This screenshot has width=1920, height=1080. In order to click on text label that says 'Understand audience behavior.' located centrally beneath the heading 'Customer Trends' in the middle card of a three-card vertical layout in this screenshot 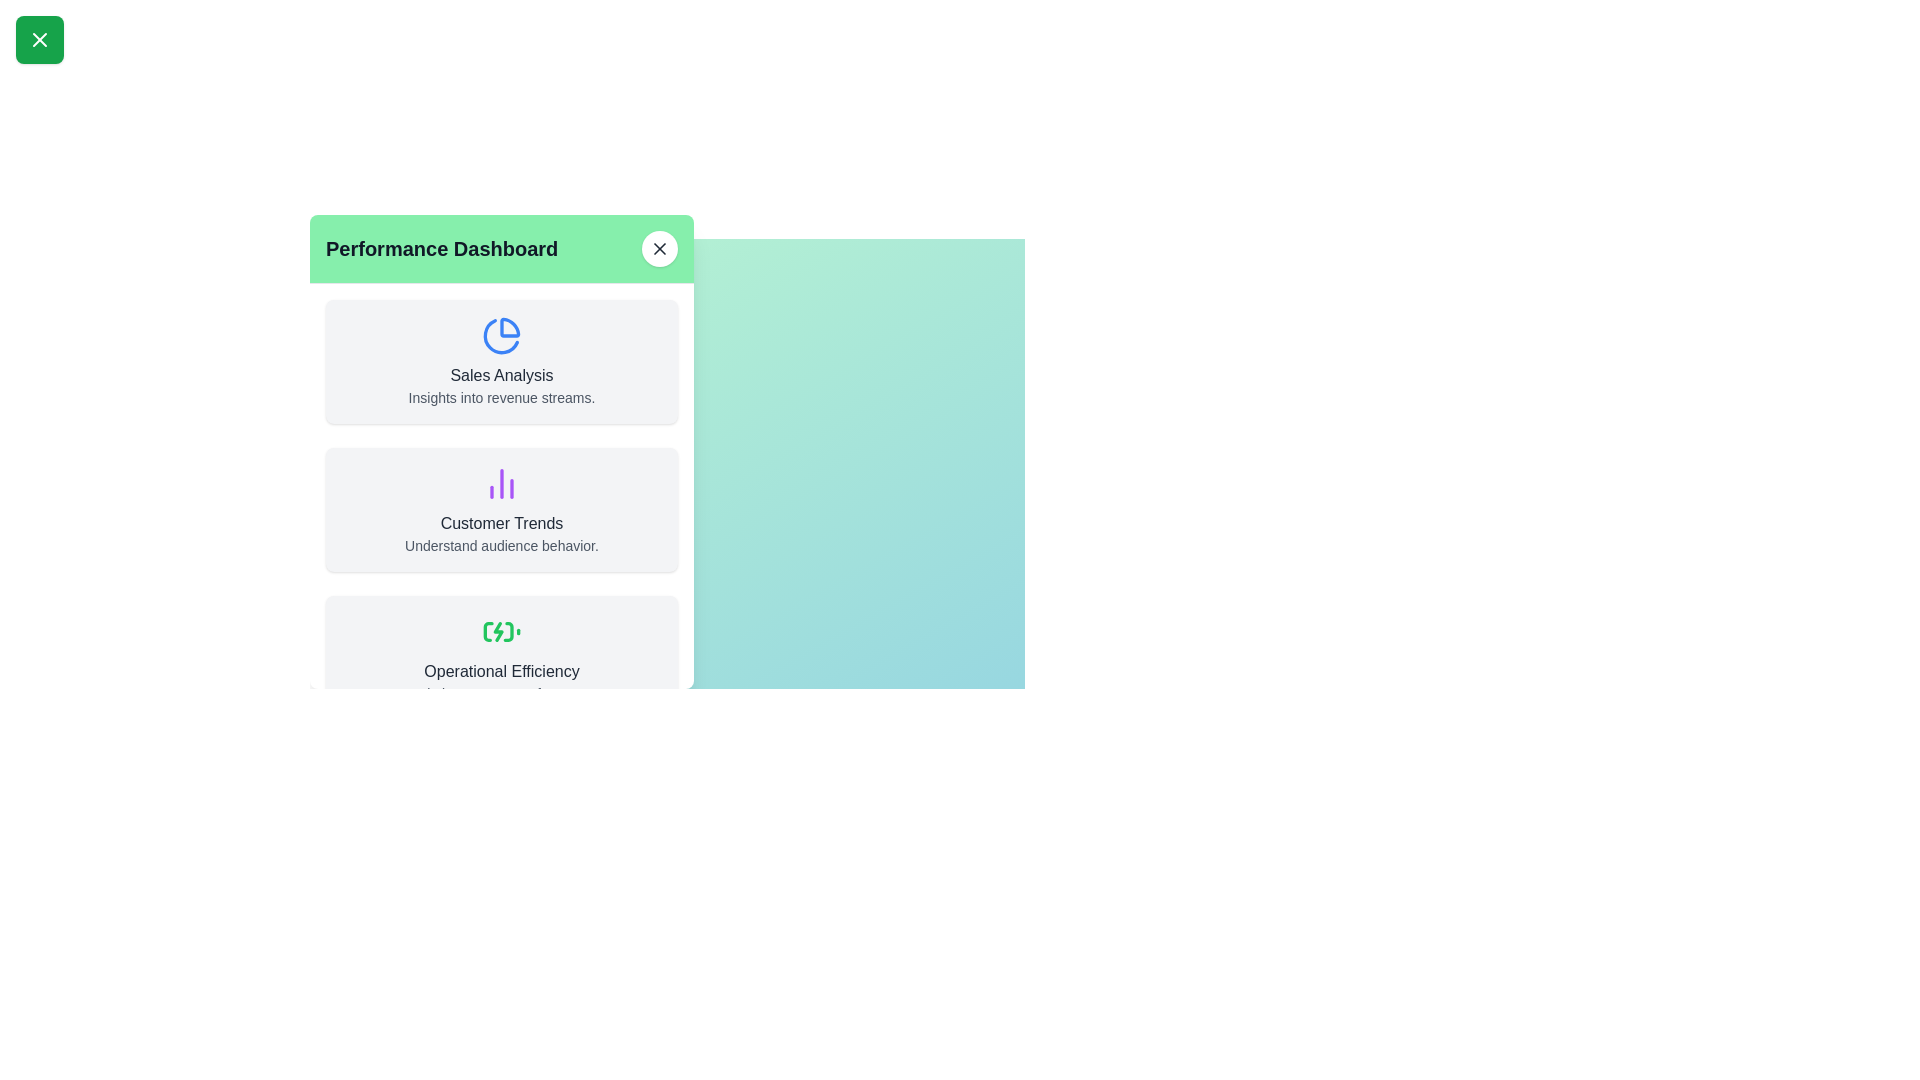, I will do `click(502, 546)`.